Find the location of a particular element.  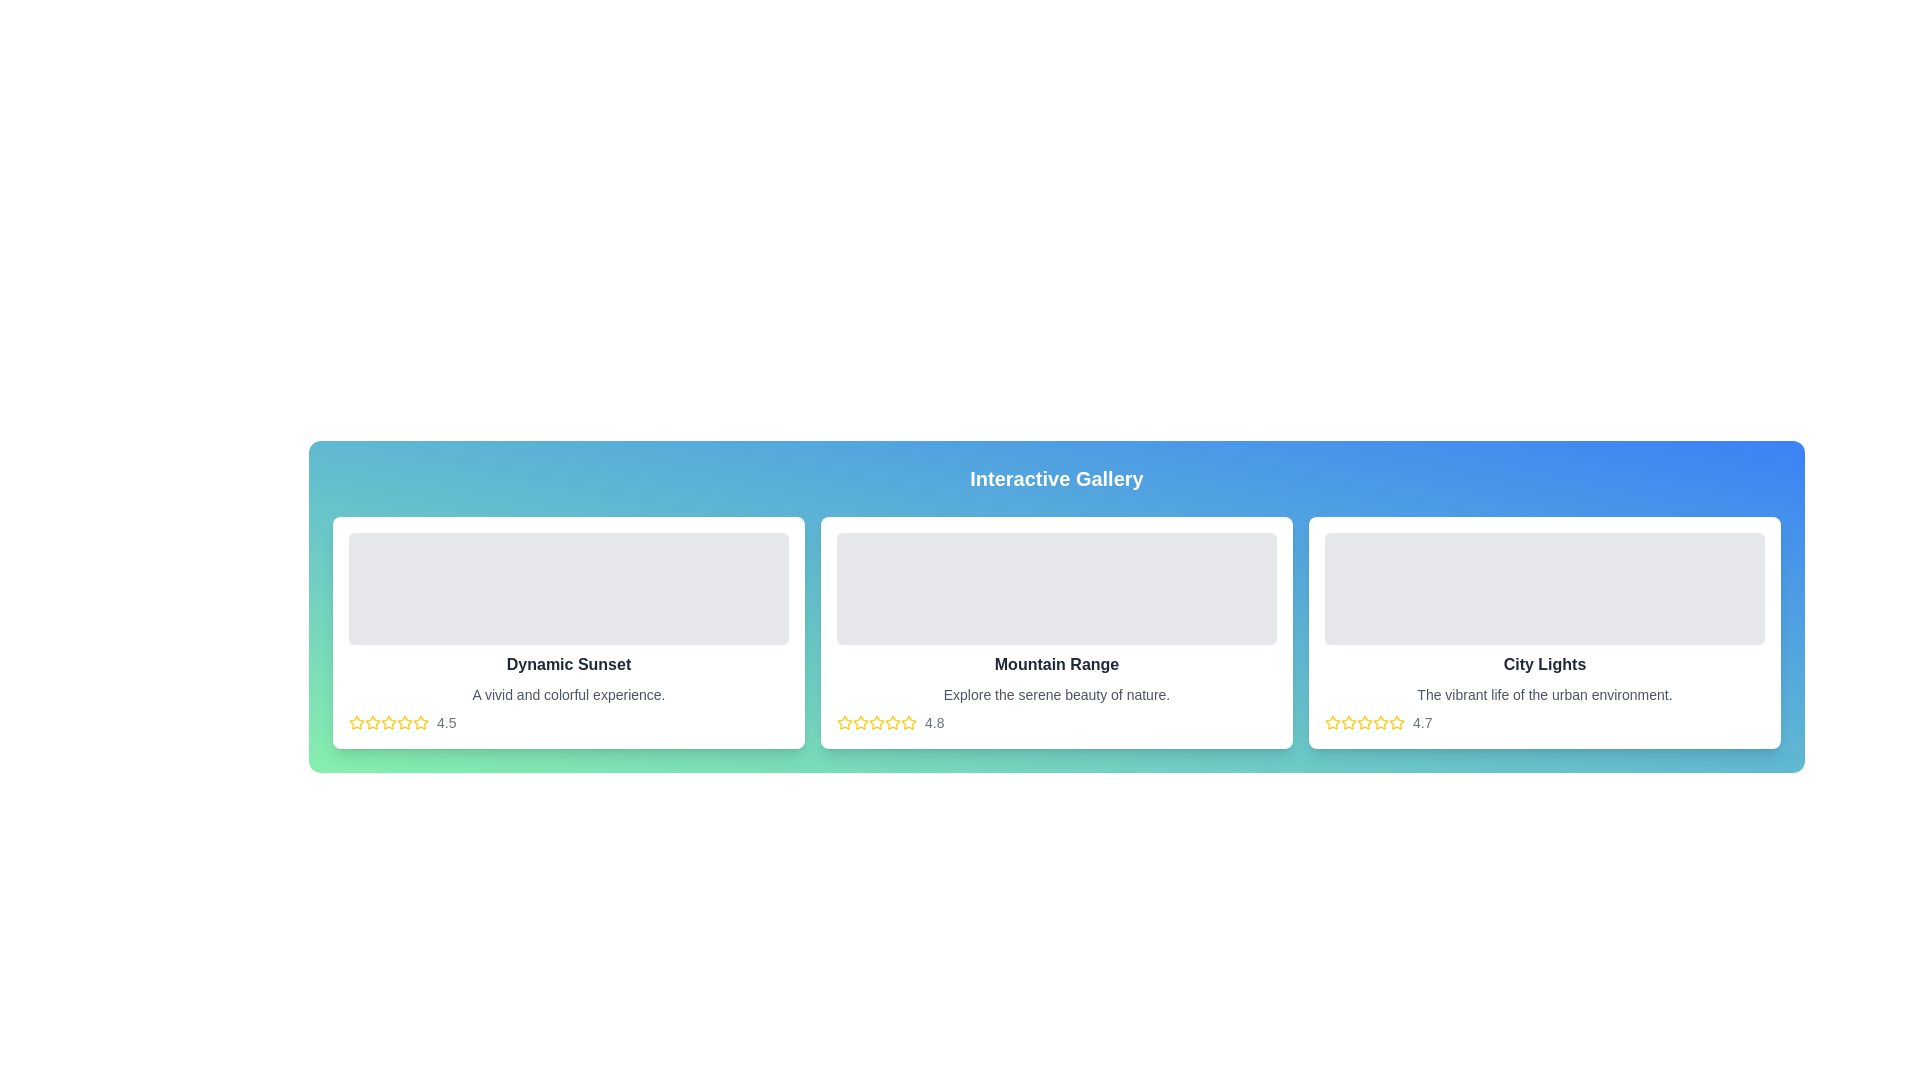

the sixth star icon in the rating group beneath the 'Dynamic Sunset' card, which is styled in yellow and represents a rating element is located at coordinates (403, 722).